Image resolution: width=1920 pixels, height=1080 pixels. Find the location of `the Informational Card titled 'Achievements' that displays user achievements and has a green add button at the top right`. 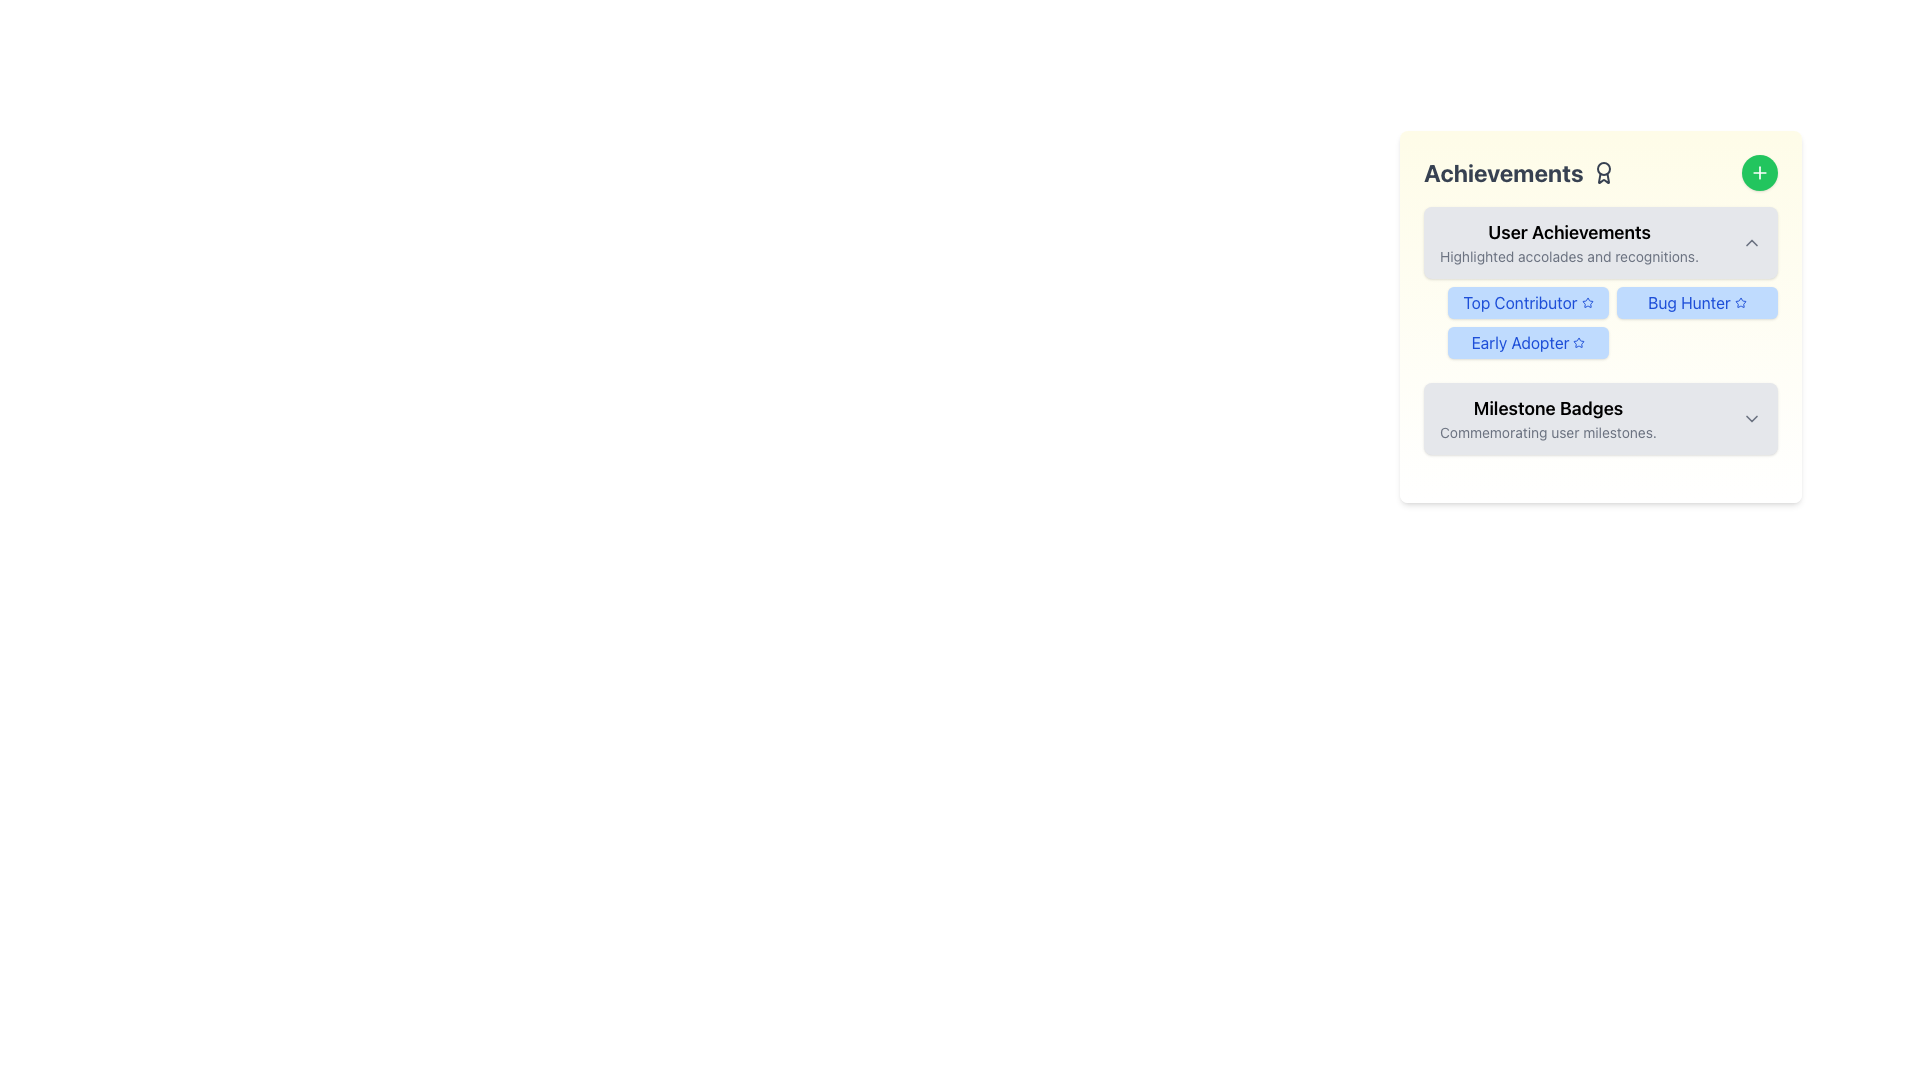

the Informational Card titled 'Achievements' that displays user achievements and has a green add button at the top right is located at coordinates (1601, 371).